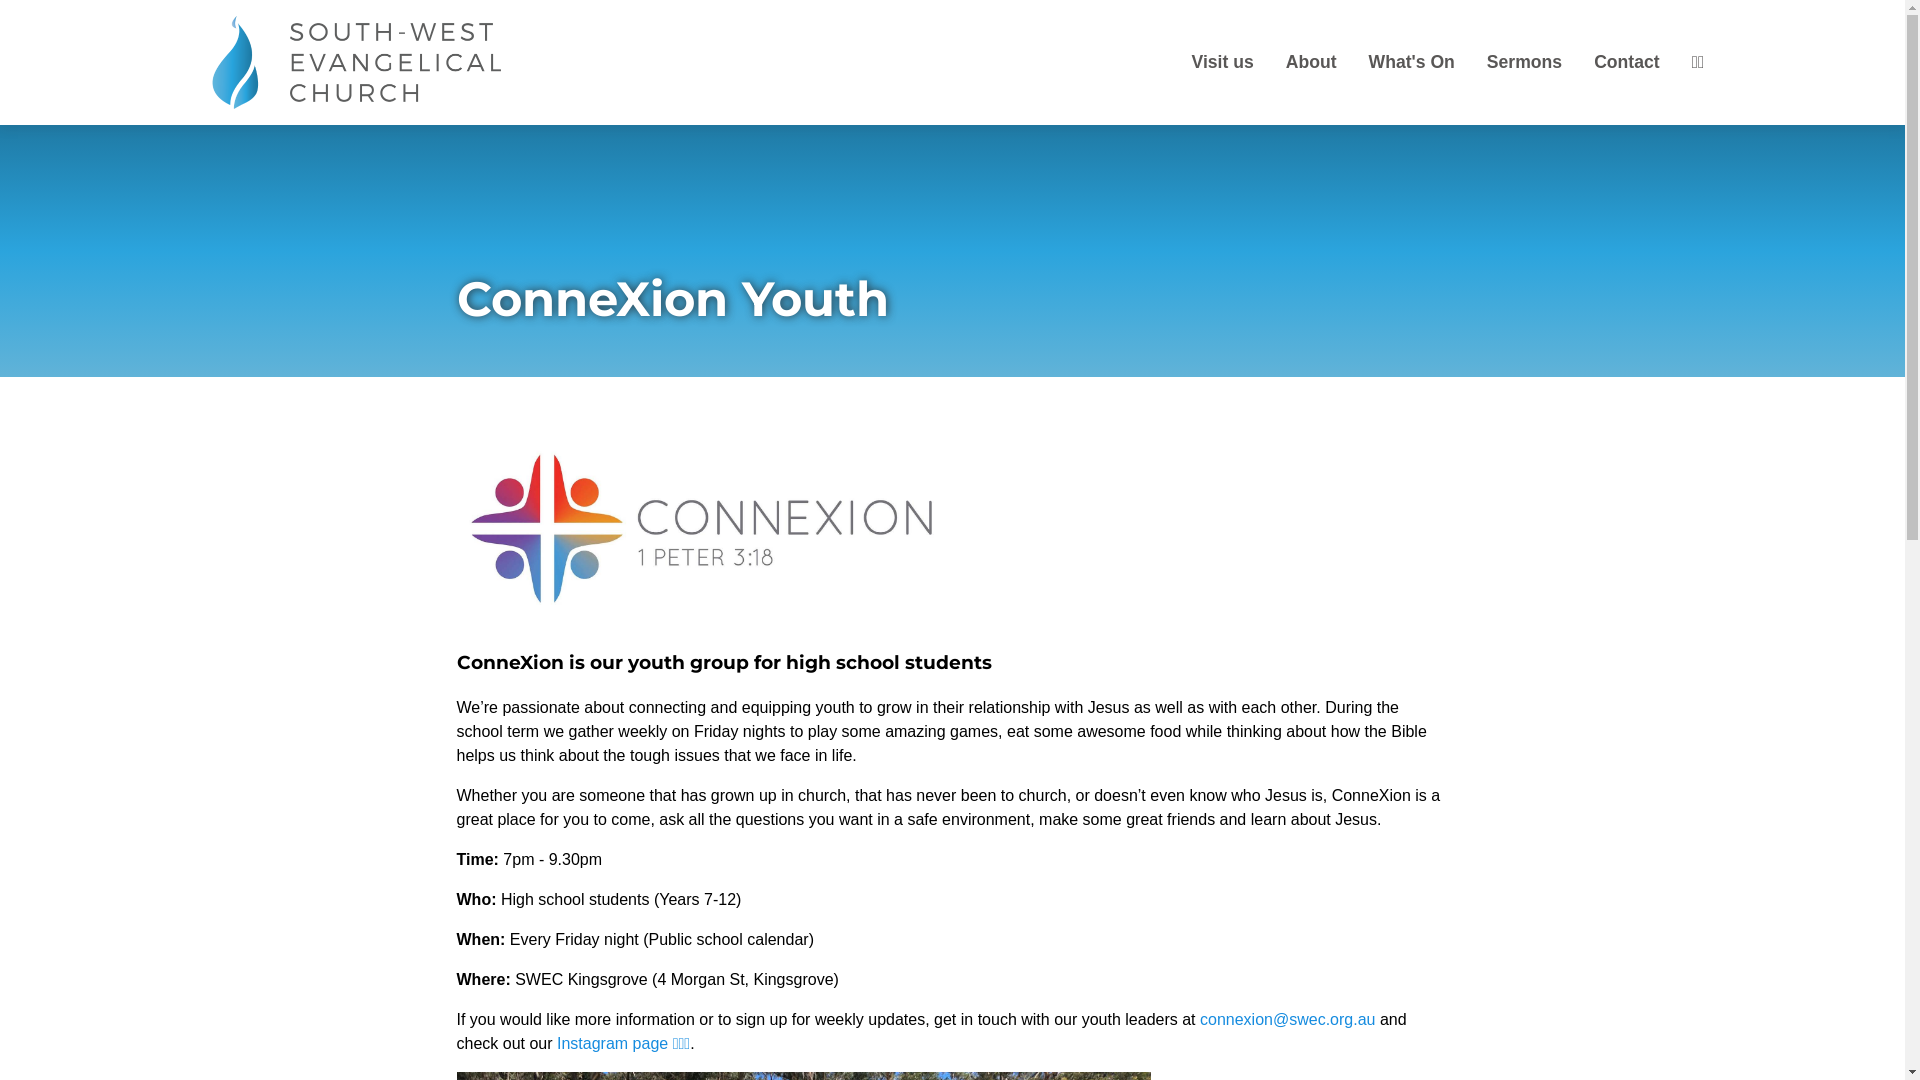  I want to click on 'What's On', so click(1410, 60).